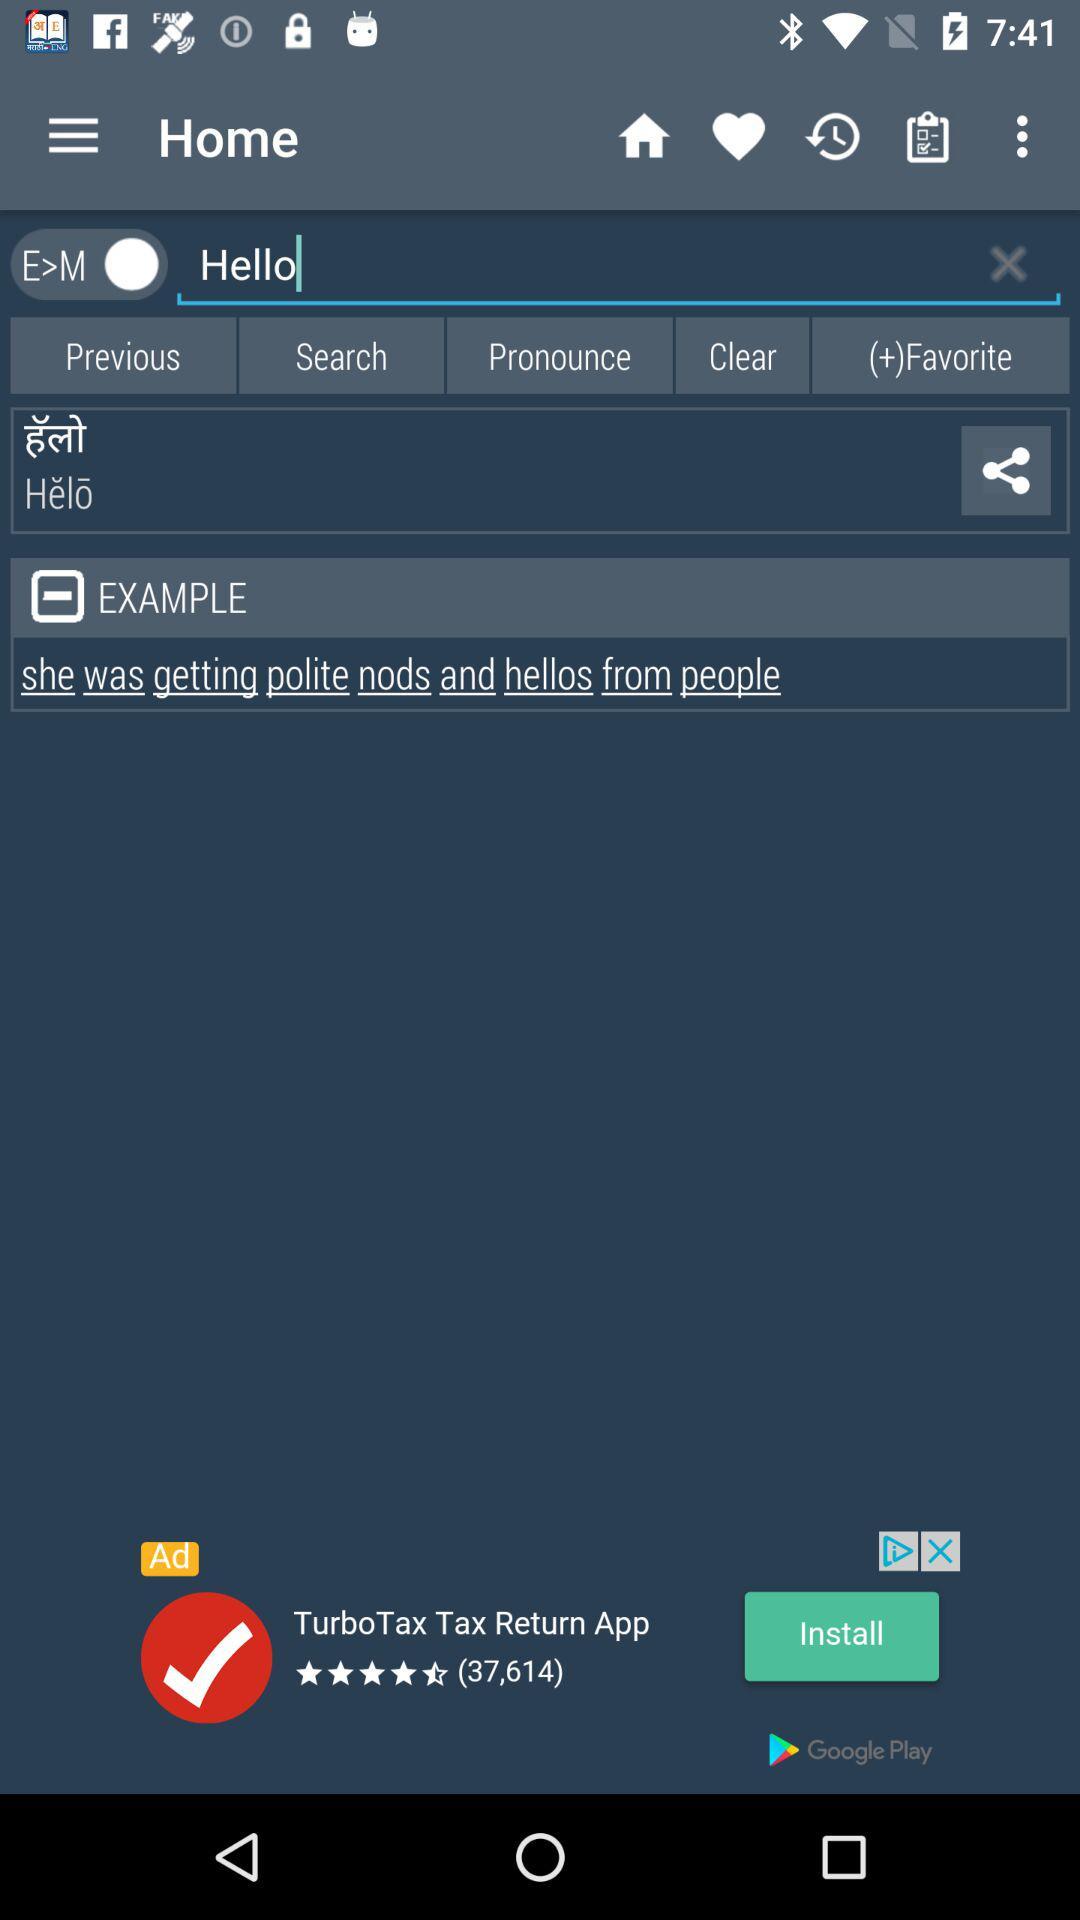 Image resolution: width=1080 pixels, height=1920 pixels. I want to click on install different app, so click(540, 1662).